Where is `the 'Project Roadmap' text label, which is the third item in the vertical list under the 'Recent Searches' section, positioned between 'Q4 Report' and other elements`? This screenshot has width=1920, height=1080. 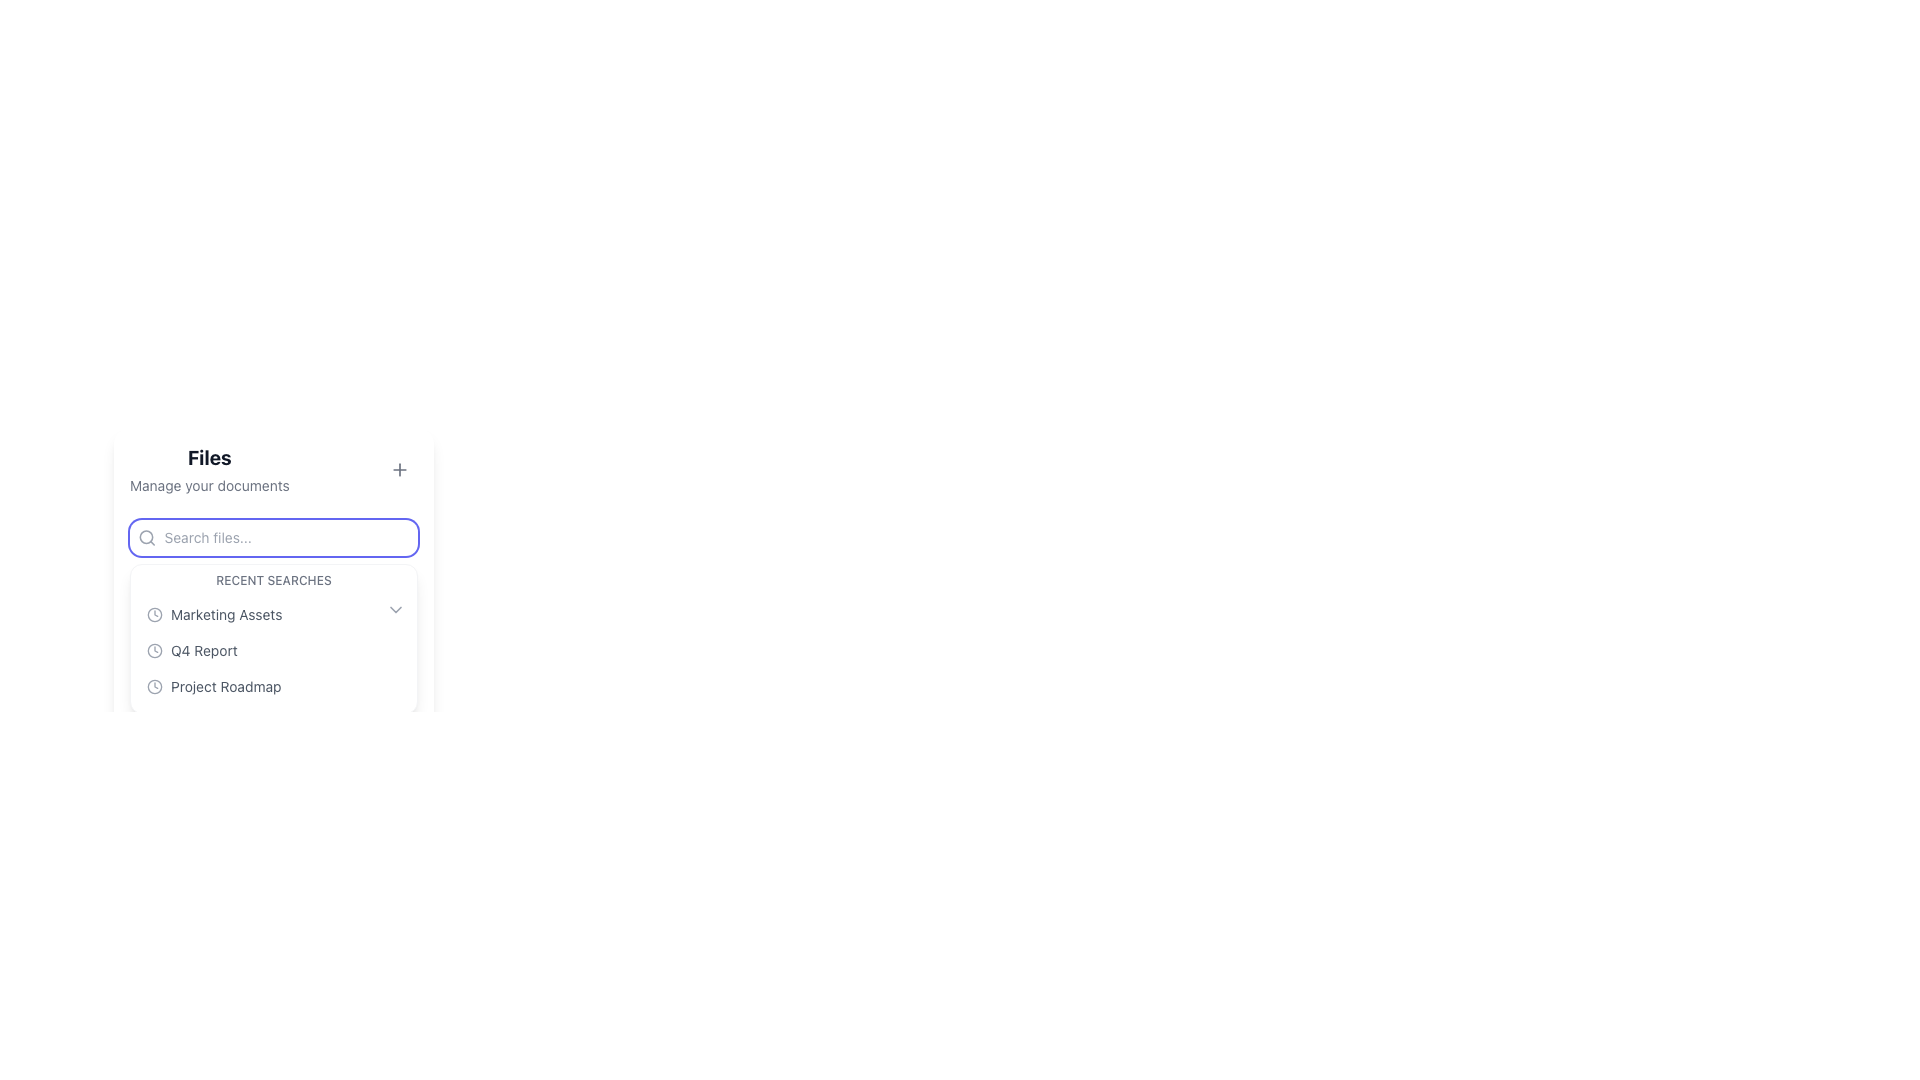 the 'Project Roadmap' text label, which is the third item in the vertical list under the 'Recent Searches' section, positioned between 'Q4 Report' and other elements is located at coordinates (226, 685).